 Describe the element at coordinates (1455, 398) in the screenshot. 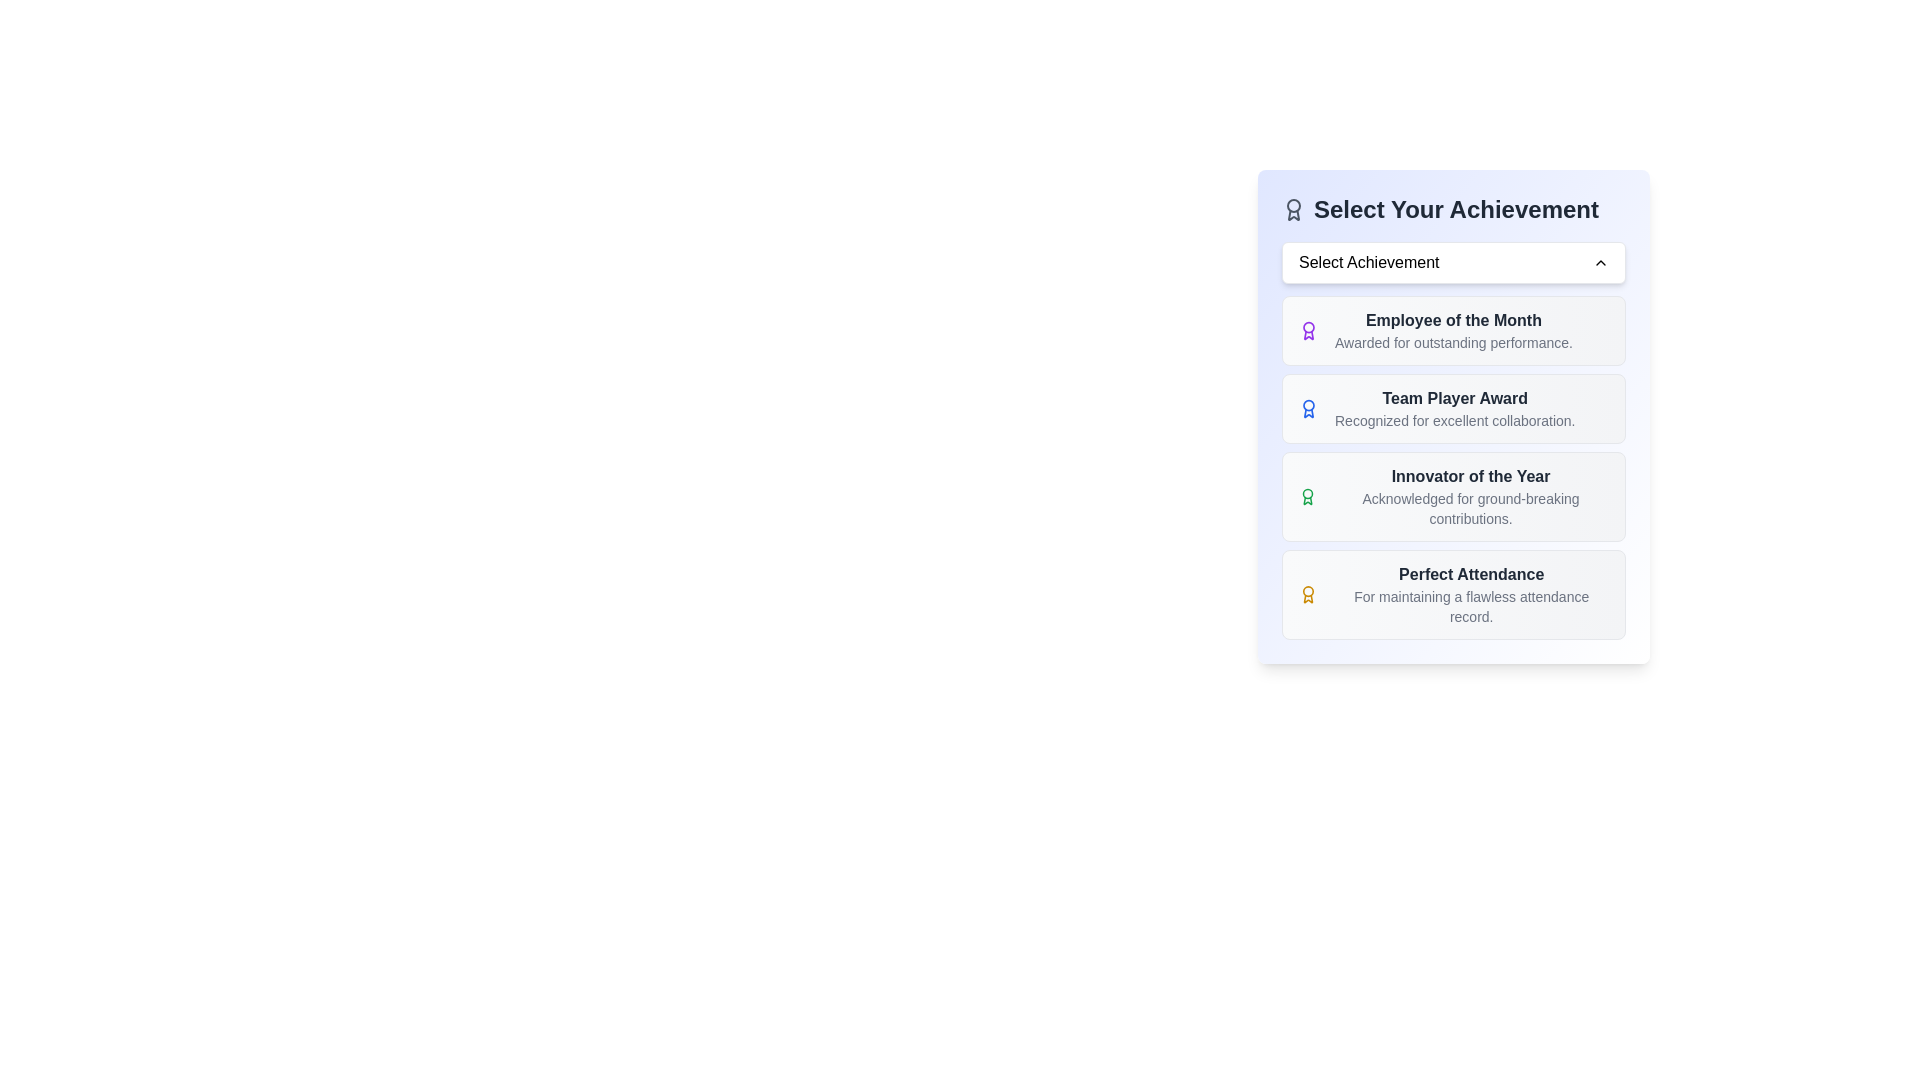

I see `text of the 'Team Player Award' label, which is styled with a bold font and dark gray color, located as the second item in a vertical list of awards` at that location.